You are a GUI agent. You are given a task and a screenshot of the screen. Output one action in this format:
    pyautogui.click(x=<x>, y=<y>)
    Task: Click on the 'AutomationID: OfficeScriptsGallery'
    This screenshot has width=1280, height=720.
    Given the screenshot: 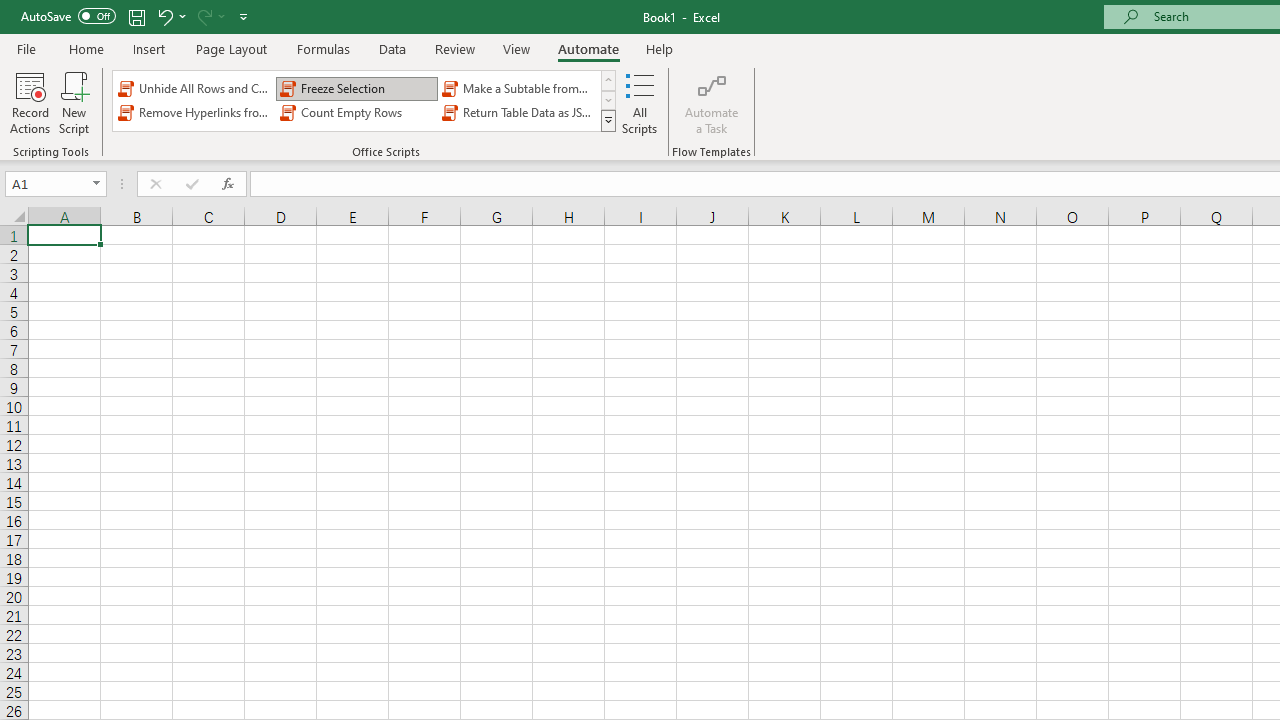 What is the action you would take?
    pyautogui.click(x=365, y=100)
    